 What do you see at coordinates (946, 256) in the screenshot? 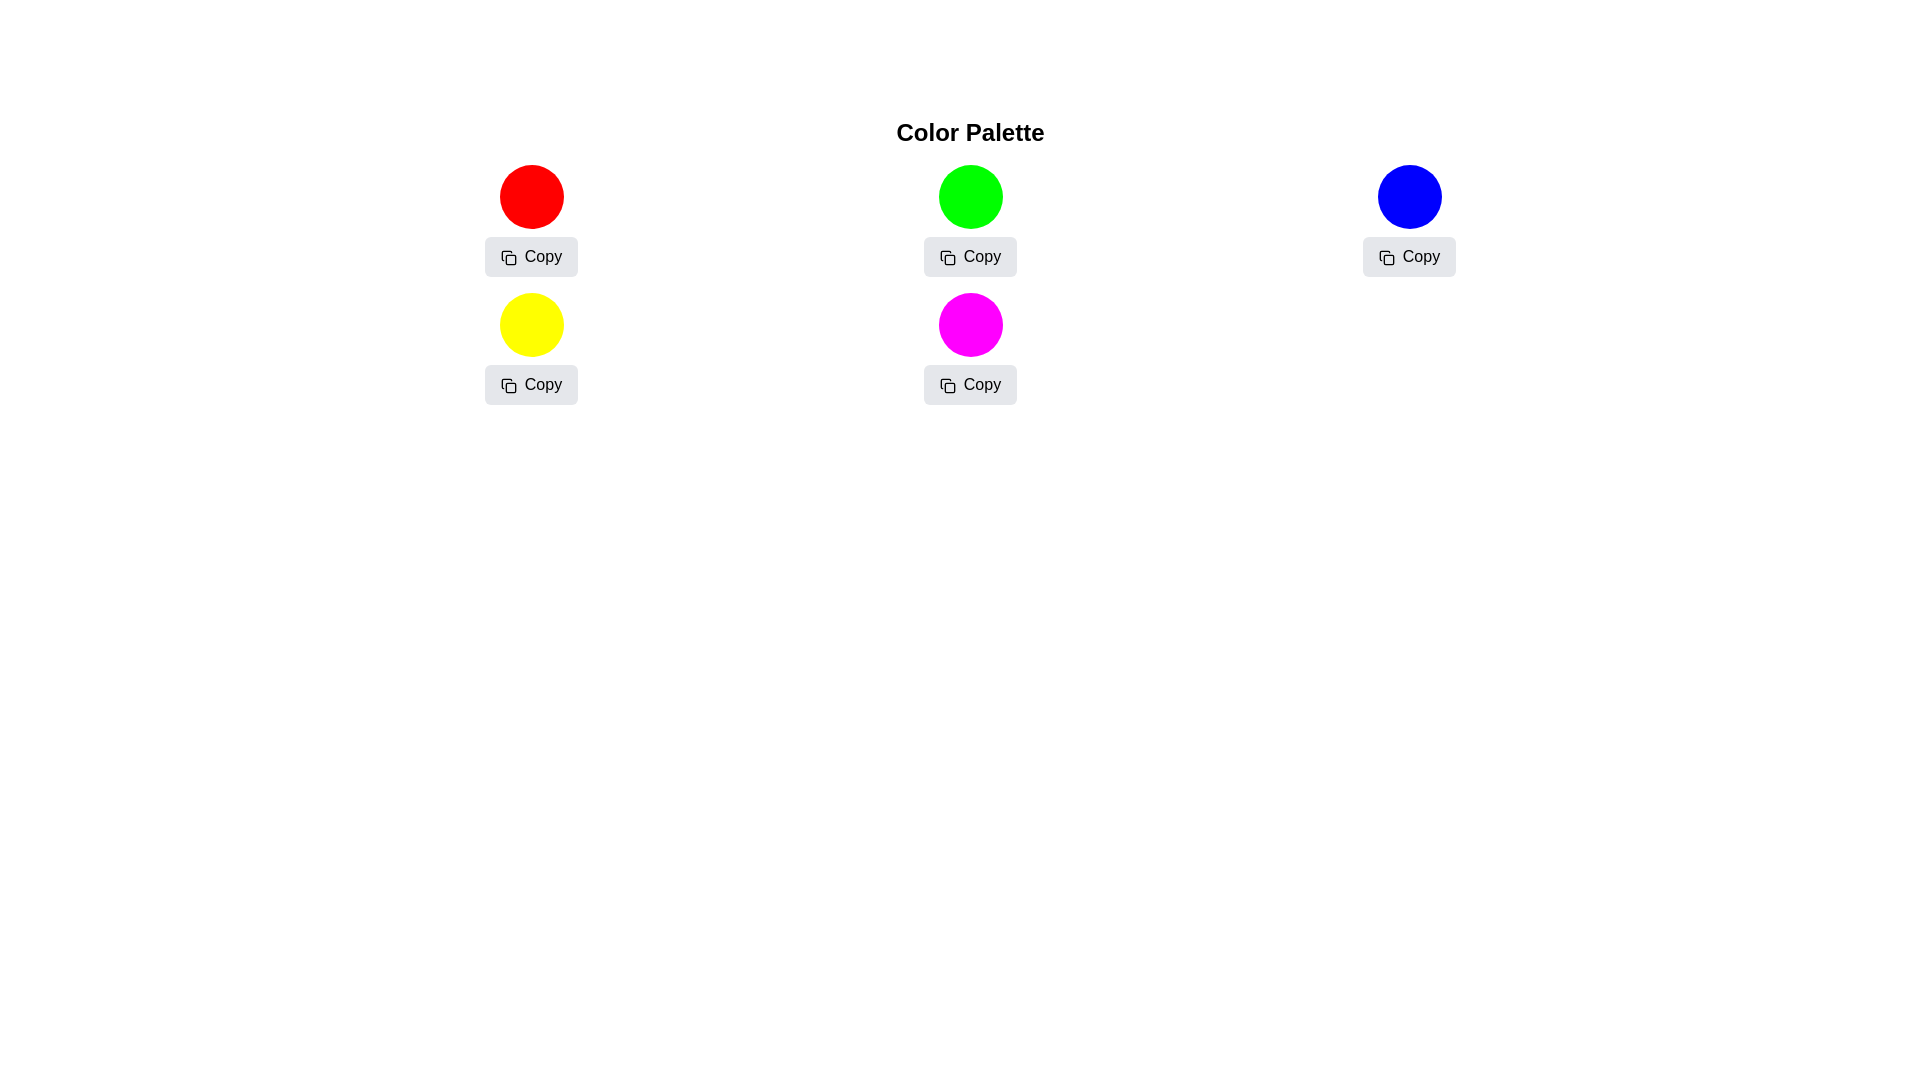
I see `the 'Copy' icon that is visually associated with the green color swatch, located to the left of the text 'Copy'` at bounding box center [946, 256].